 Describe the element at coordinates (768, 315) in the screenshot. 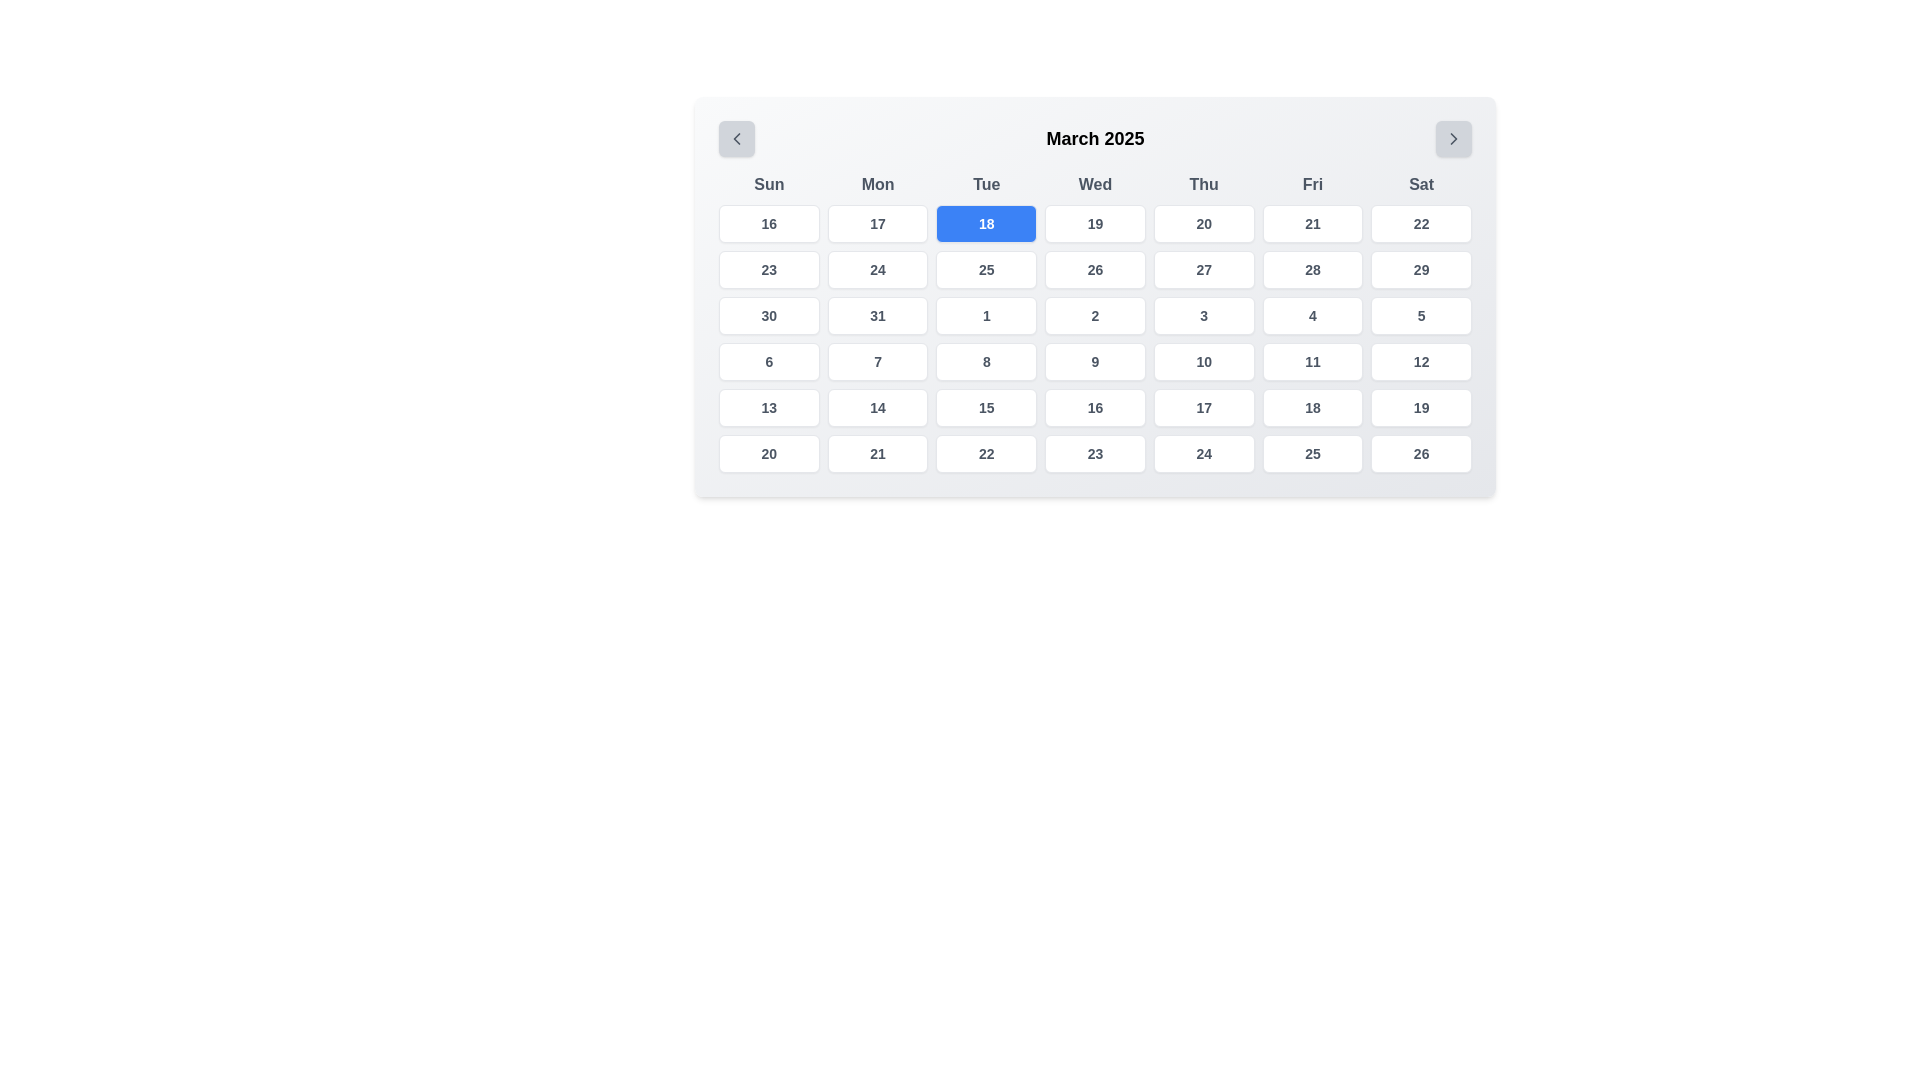

I see `the date '30' displayed in the button-like grid cell located in the fourth row and first column of the calendar interface under the 'Sun' column` at that location.